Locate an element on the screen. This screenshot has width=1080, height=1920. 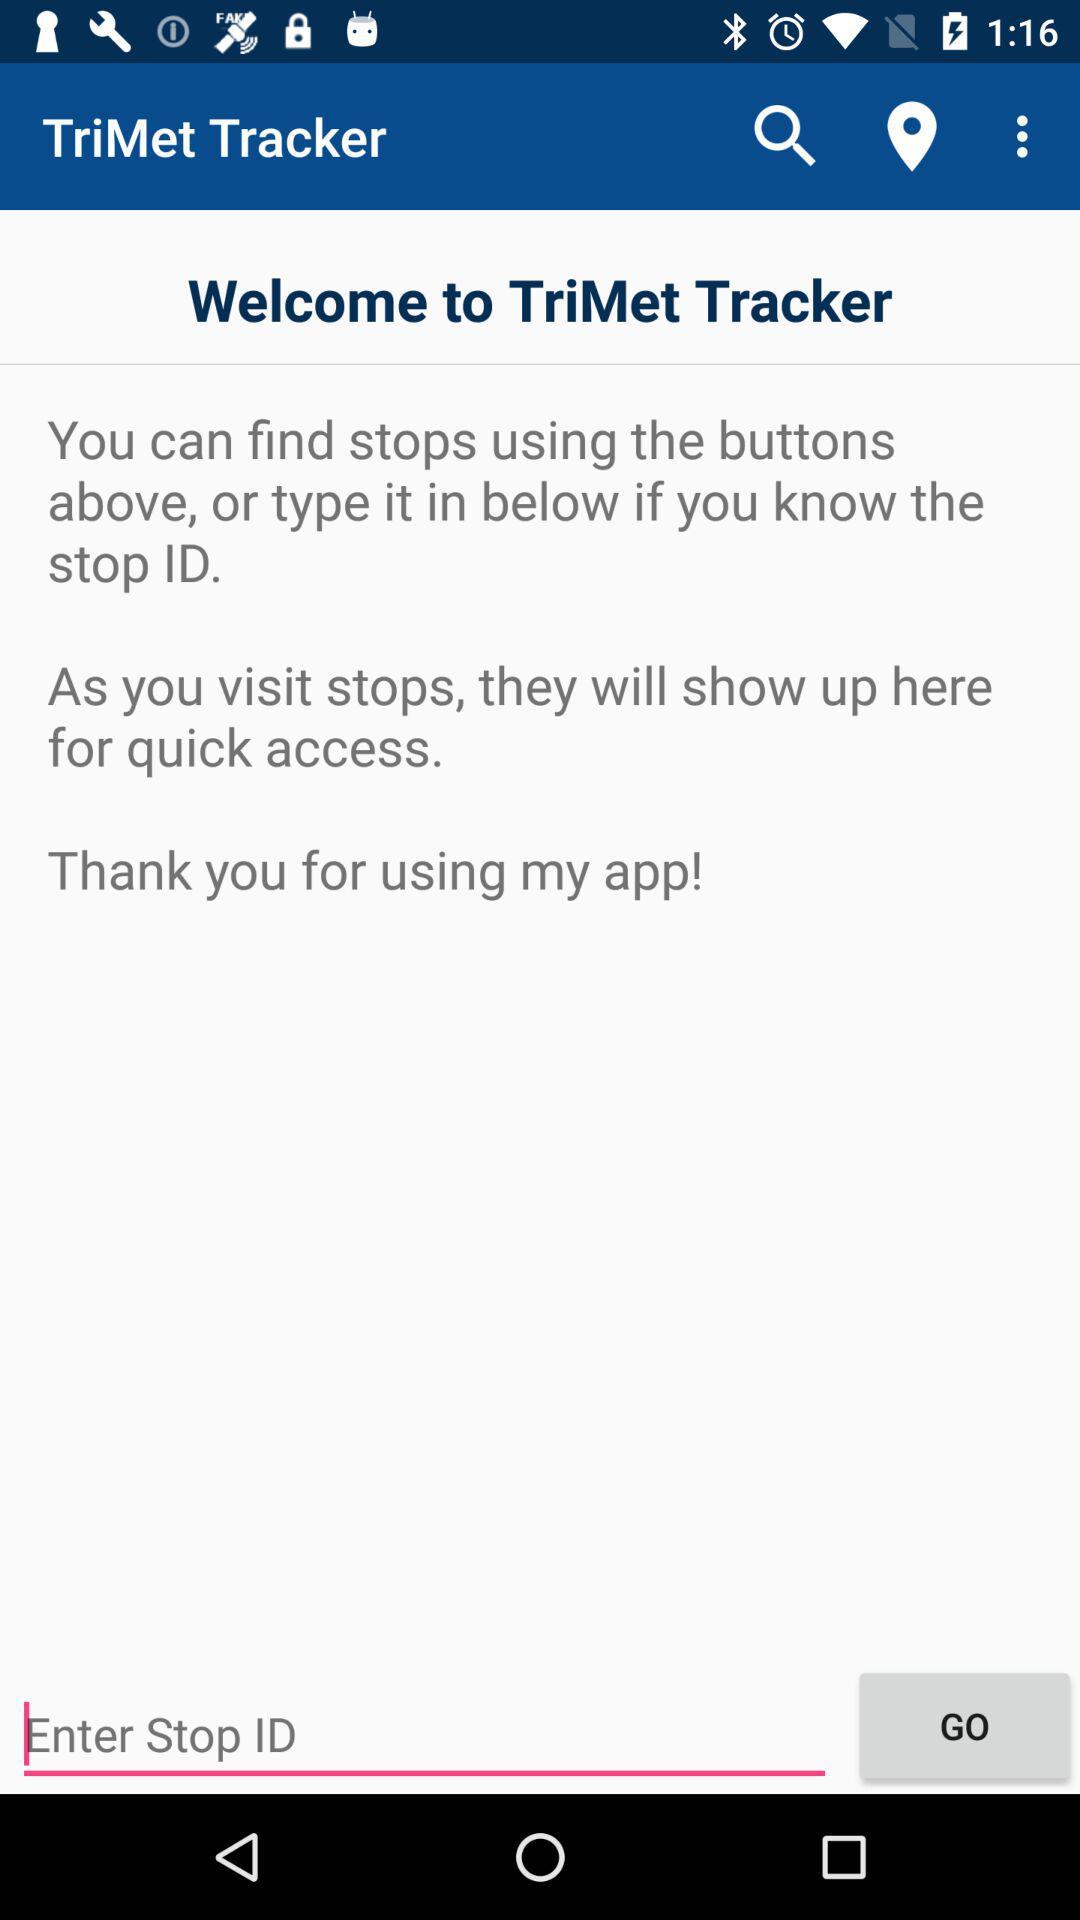
icon below you can find item is located at coordinates (963, 1724).